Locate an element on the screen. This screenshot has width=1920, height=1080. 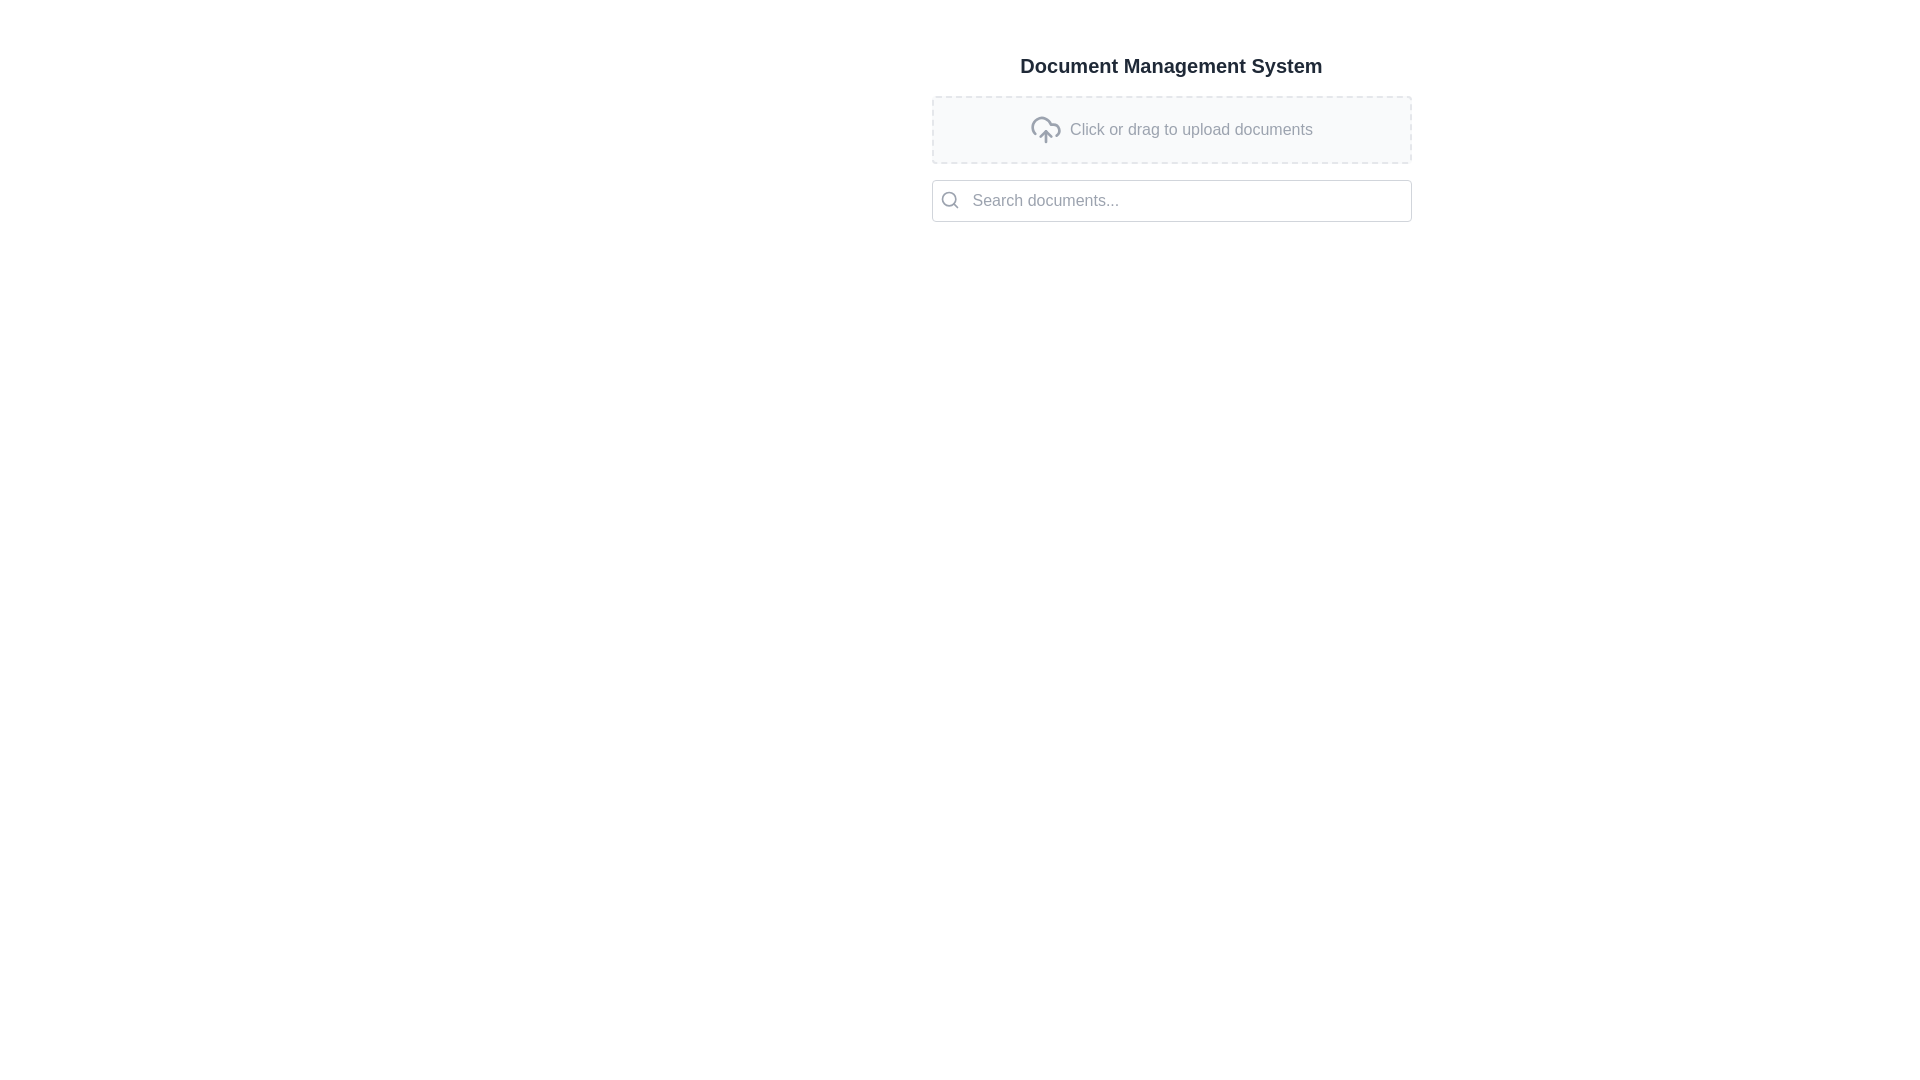
upload icon that symbolizes the file upload functionality, located slightly left of the 'Click or drag to upload documents' label and centered vertically within the area is located at coordinates (1045, 130).